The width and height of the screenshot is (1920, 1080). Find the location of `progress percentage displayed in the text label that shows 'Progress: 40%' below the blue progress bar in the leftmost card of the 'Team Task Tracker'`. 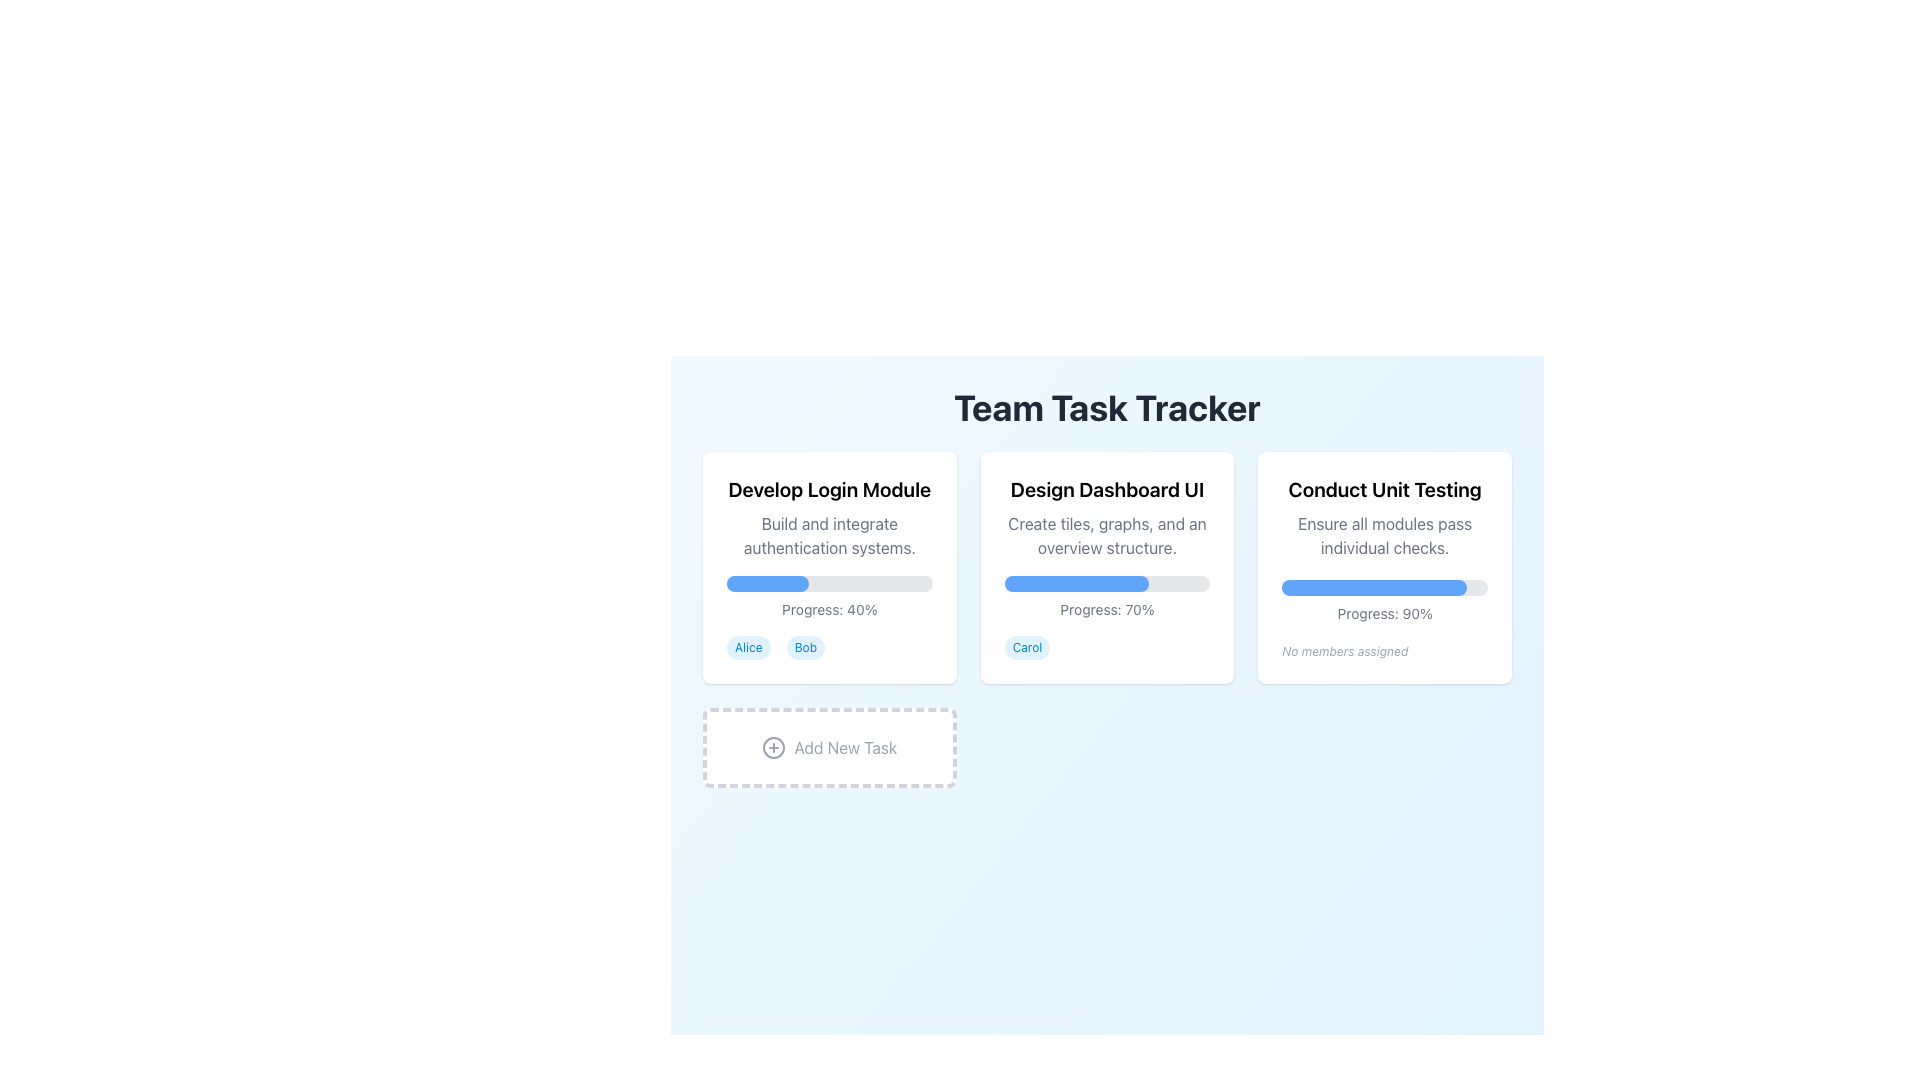

progress percentage displayed in the text label that shows 'Progress: 40%' below the blue progress bar in the leftmost card of the 'Team Task Tracker' is located at coordinates (829, 608).